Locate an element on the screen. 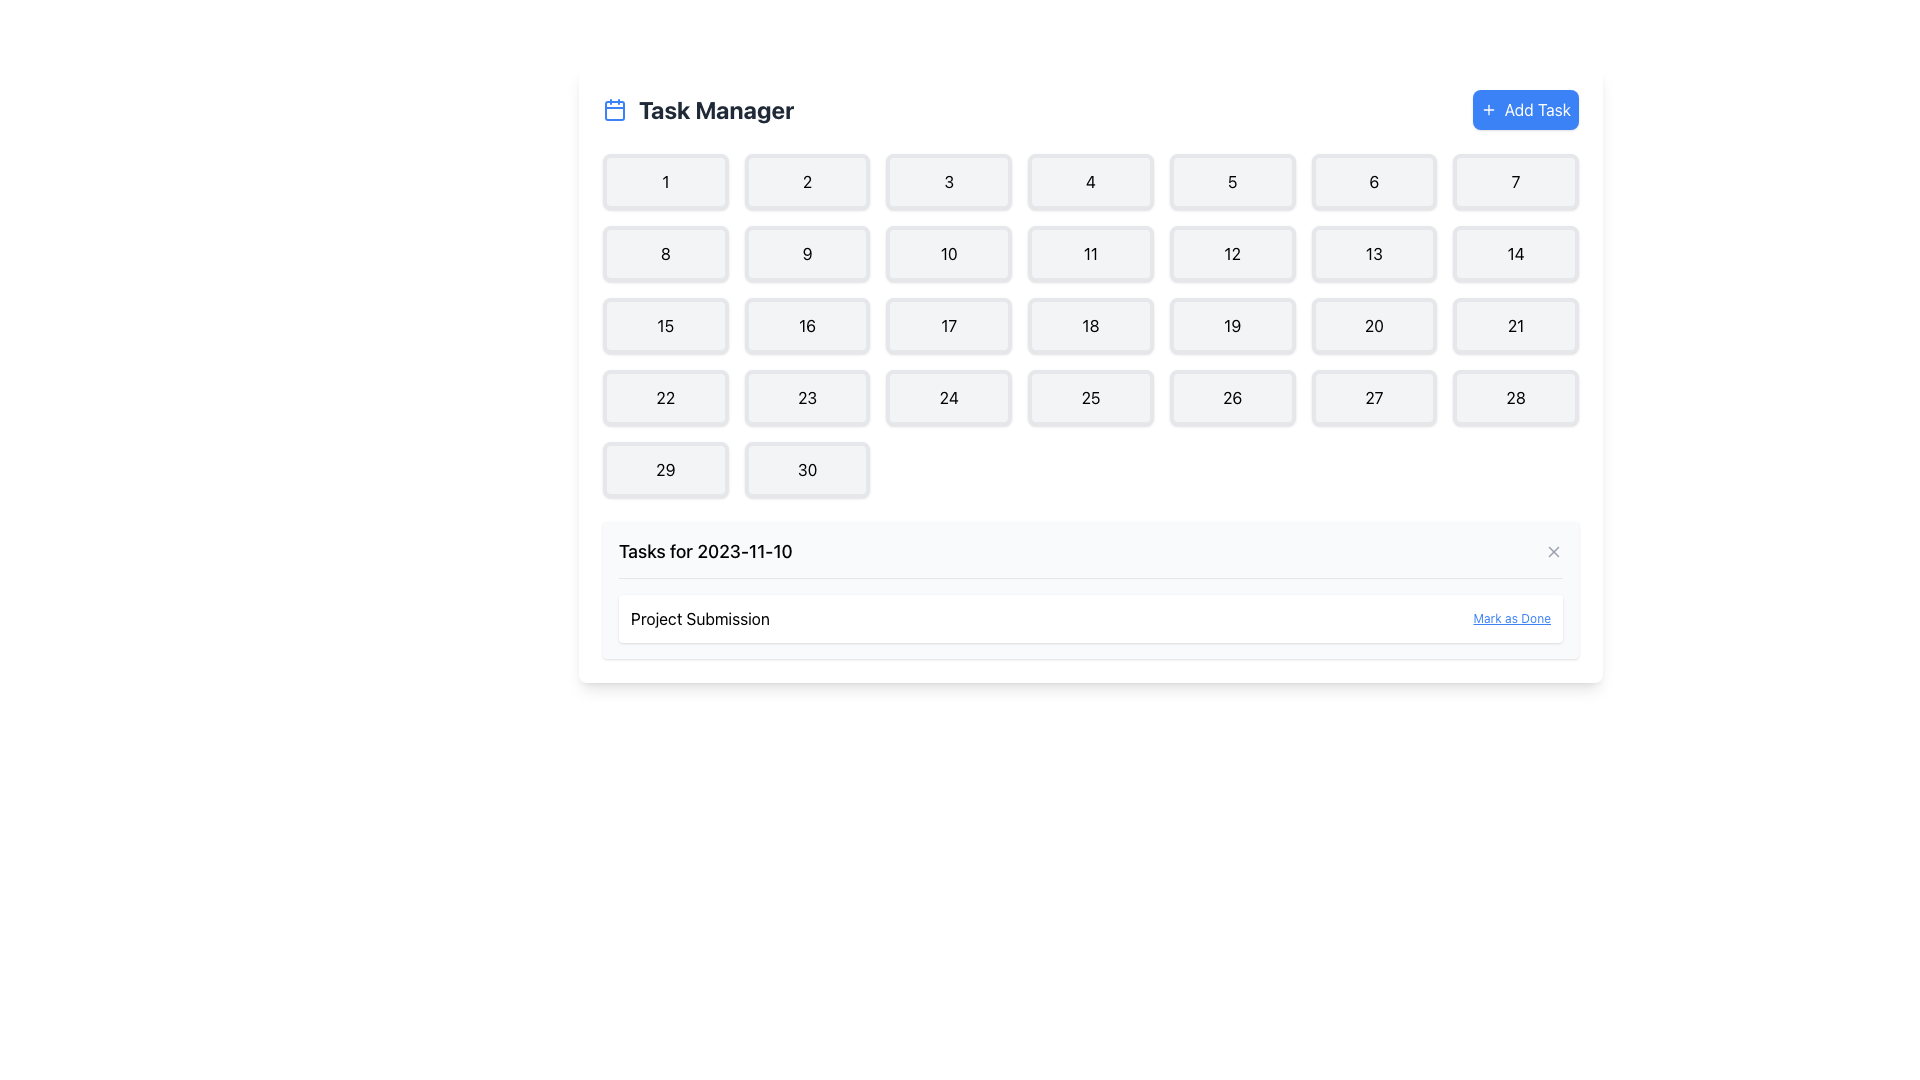  the blue rectangular button with white text labeled 'Add Task' and a '+' icon is located at coordinates (1524, 110).